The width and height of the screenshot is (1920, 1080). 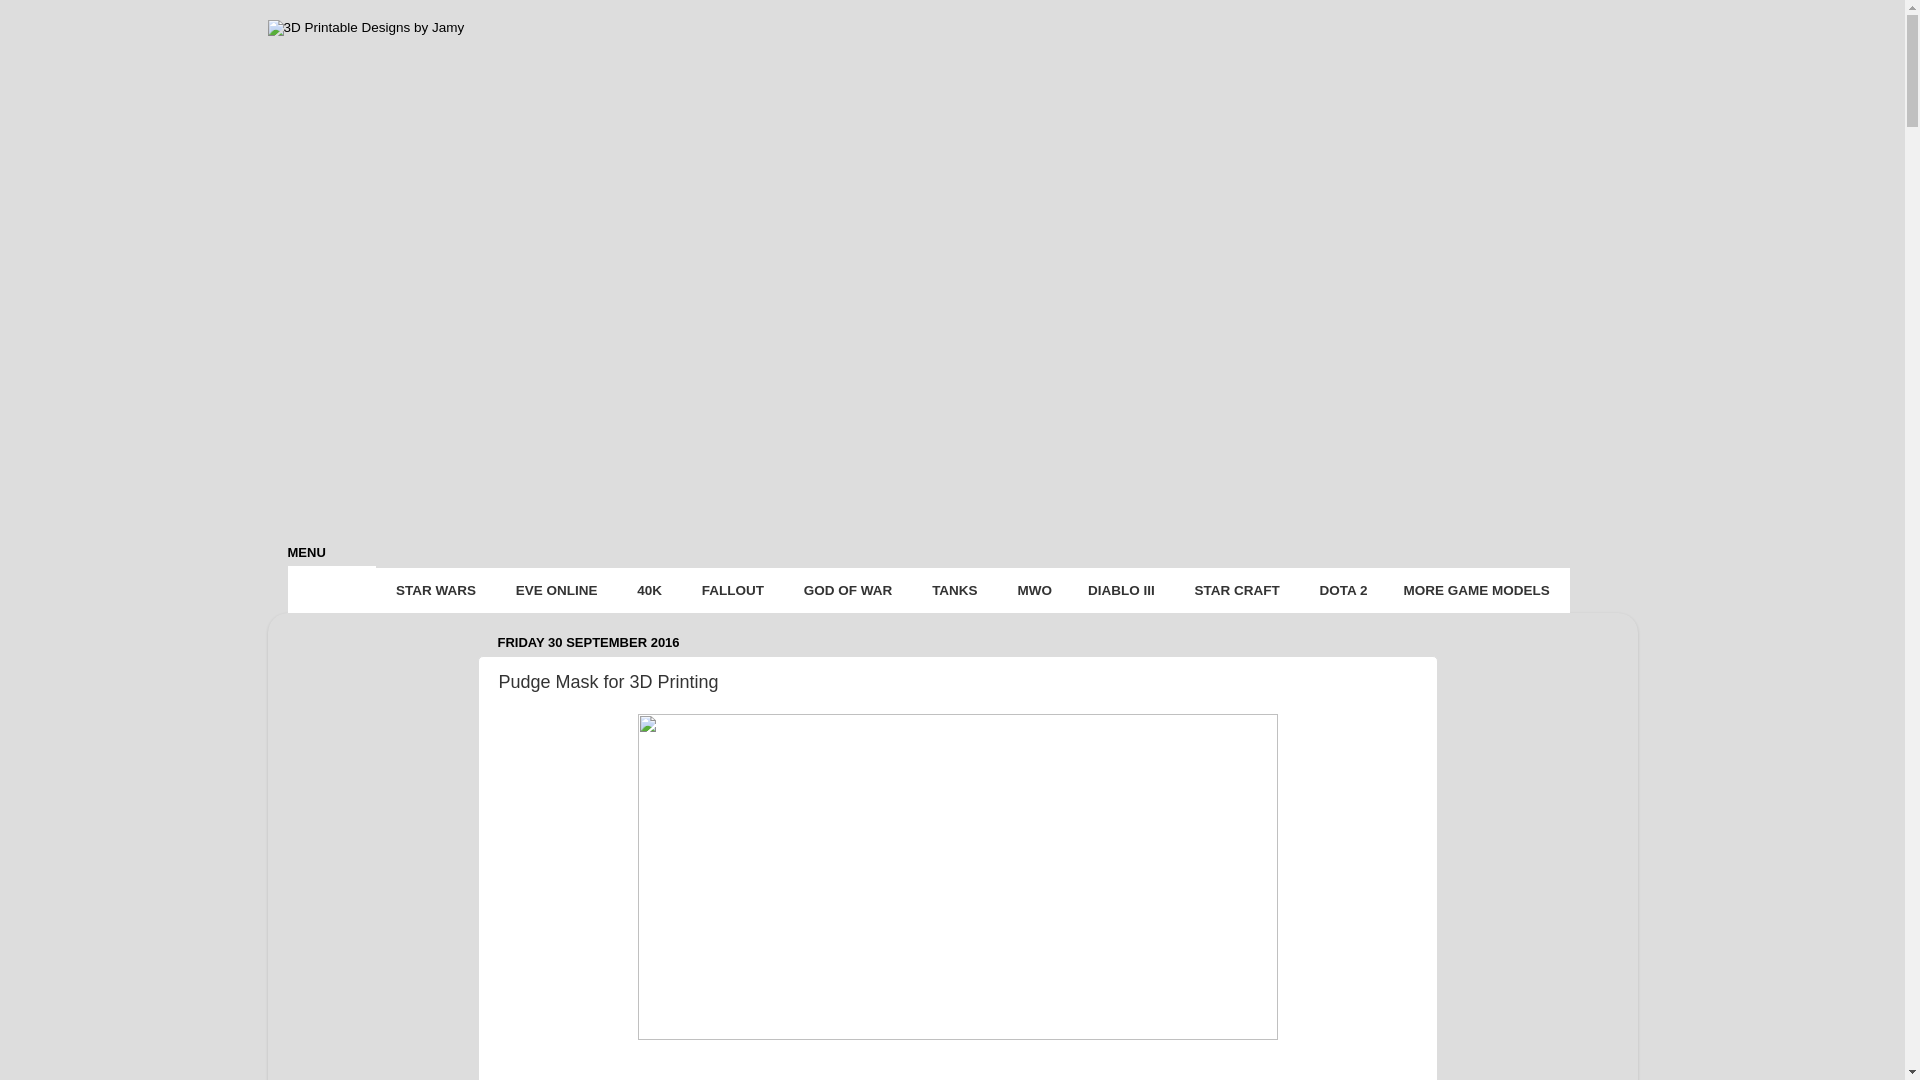 I want to click on 'HOME', so click(x=330, y=588).